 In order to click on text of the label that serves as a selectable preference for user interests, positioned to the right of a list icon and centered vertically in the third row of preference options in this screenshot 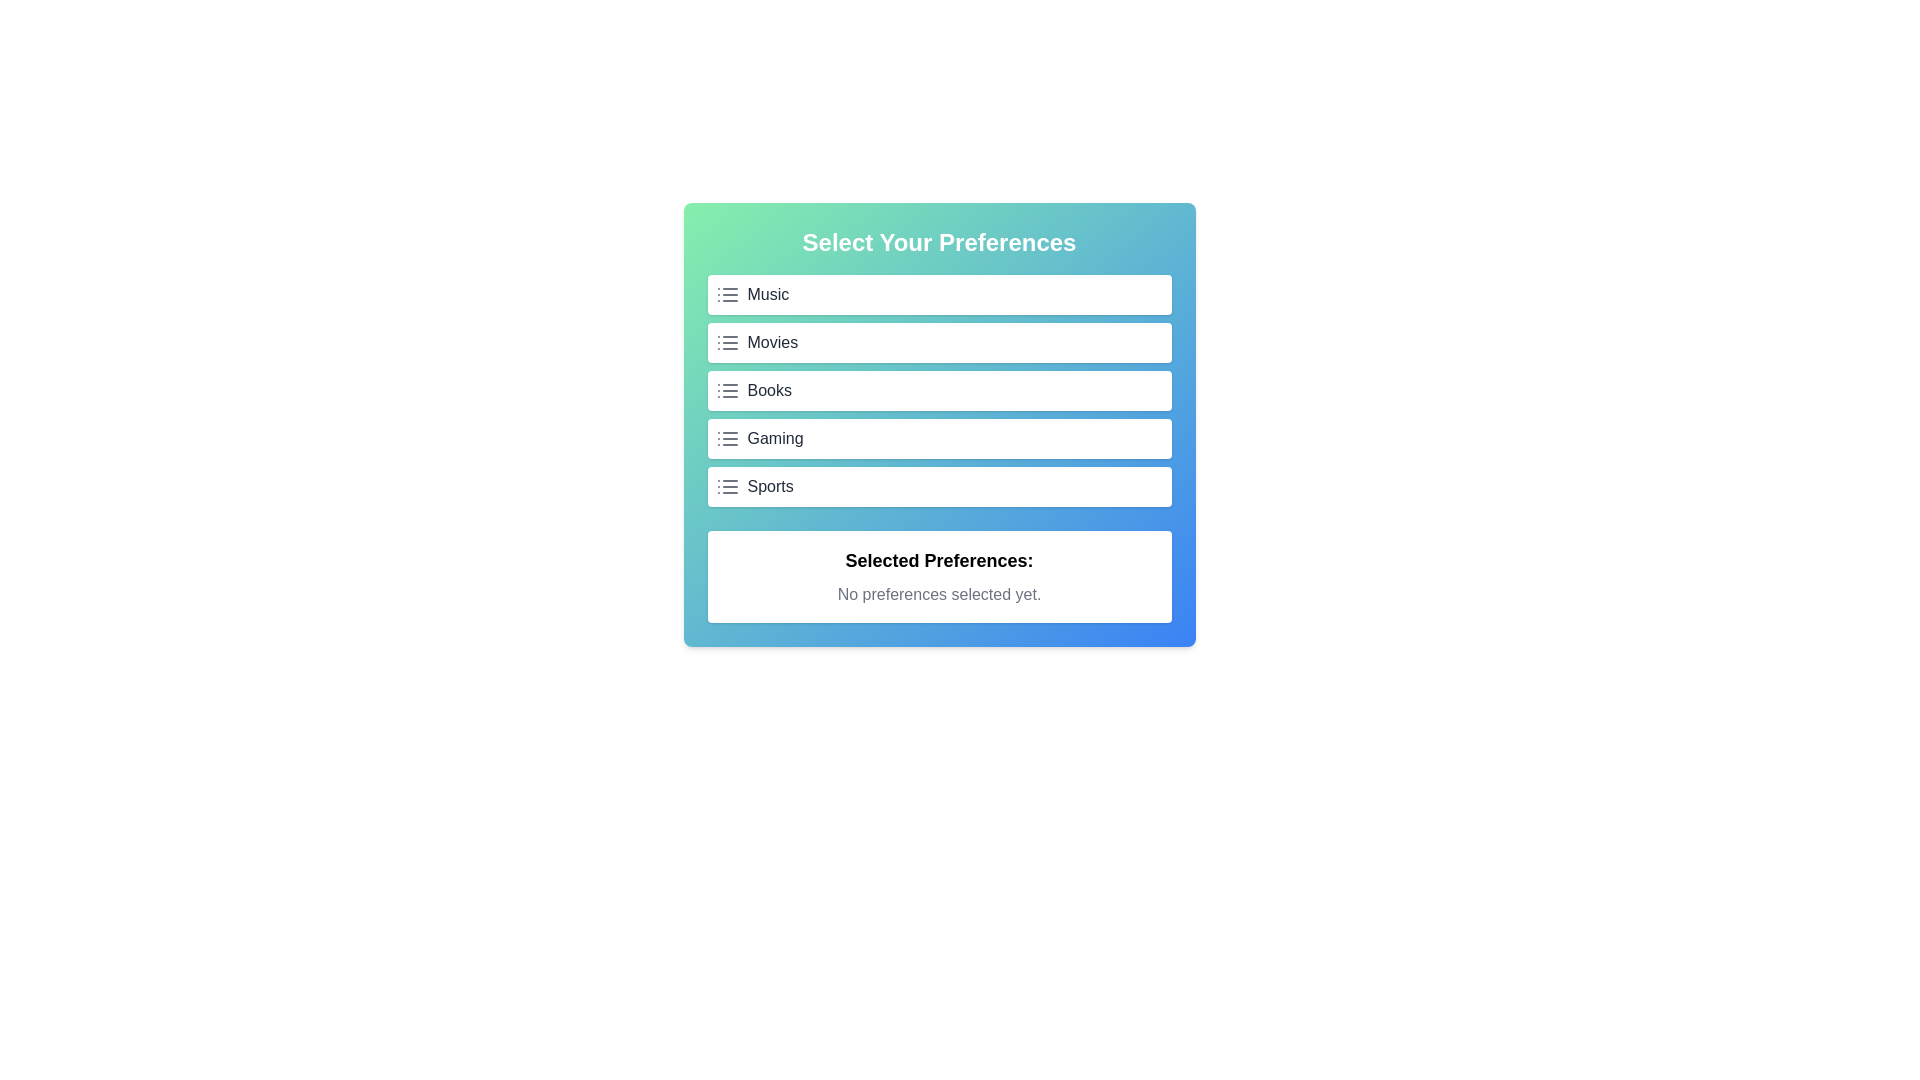, I will do `click(768, 390)`.